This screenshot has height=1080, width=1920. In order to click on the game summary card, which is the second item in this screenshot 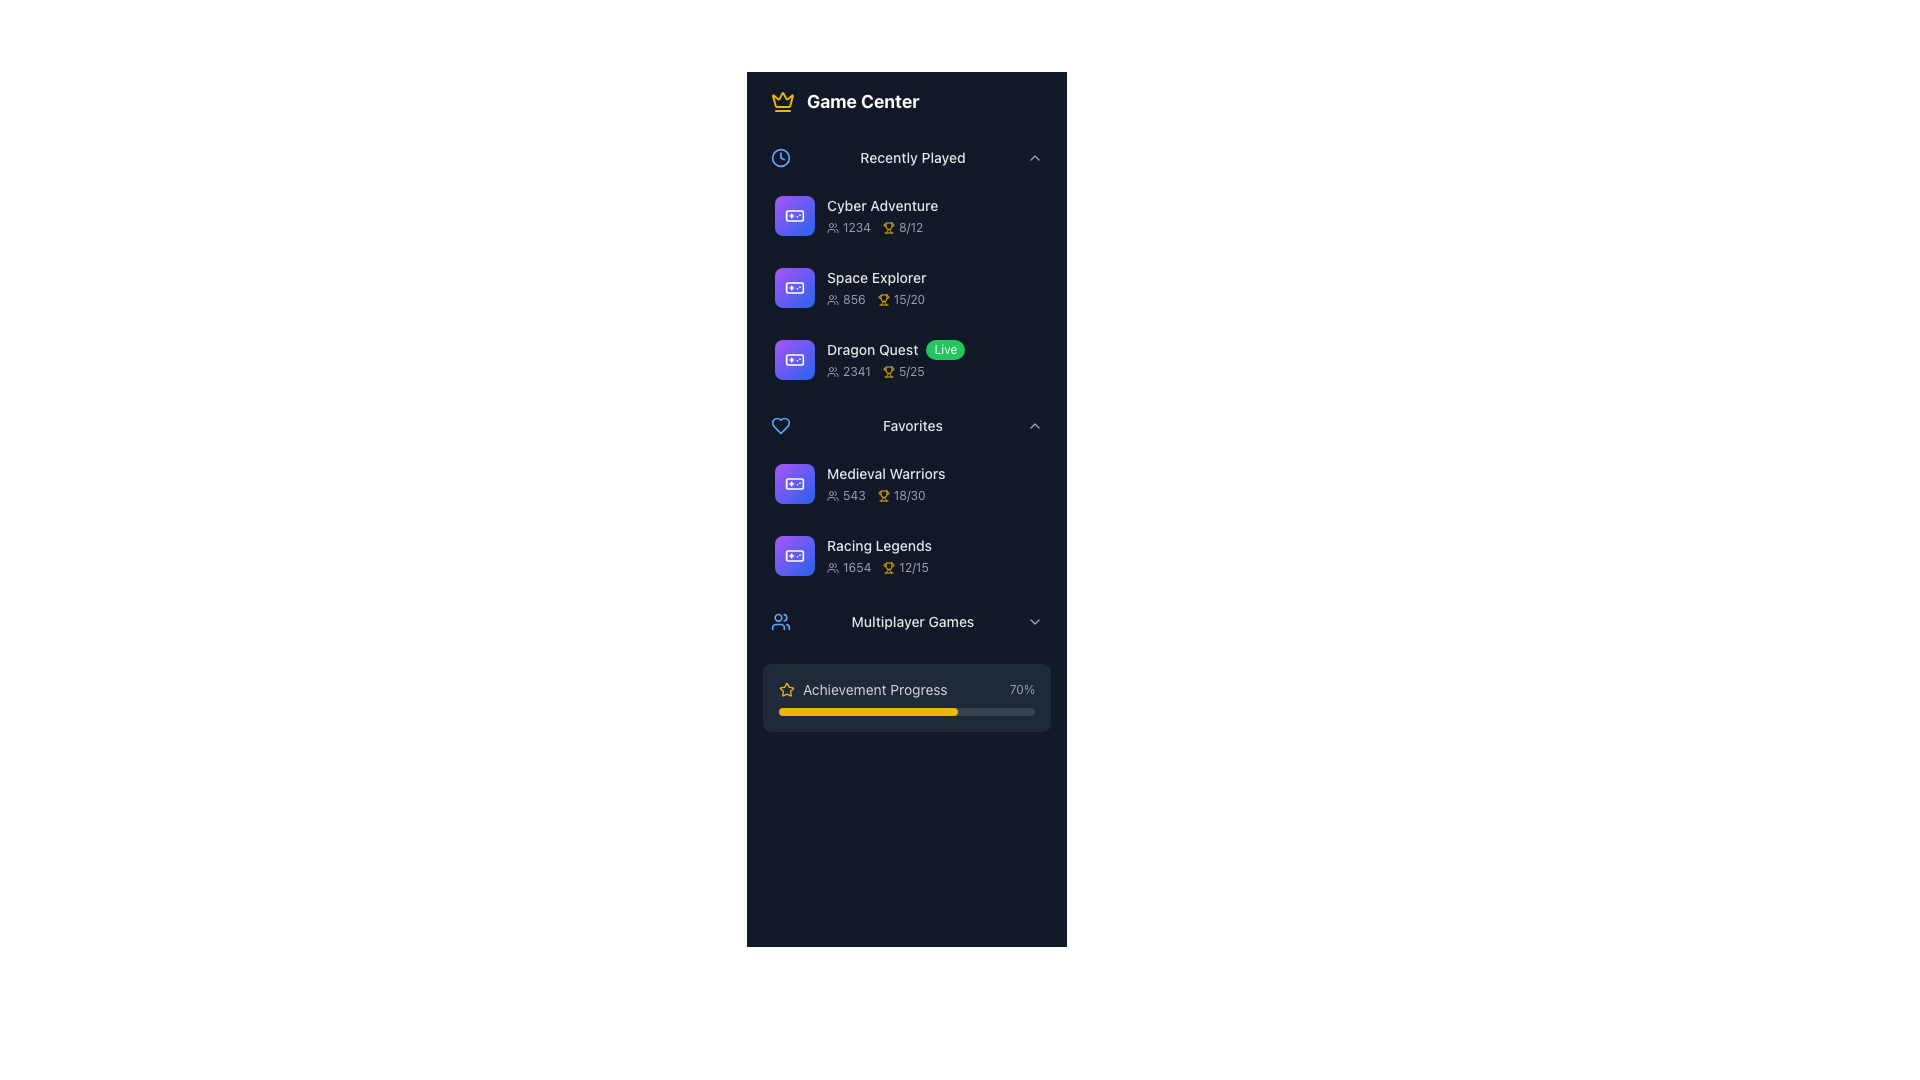, I will do `click(906, 288)`.